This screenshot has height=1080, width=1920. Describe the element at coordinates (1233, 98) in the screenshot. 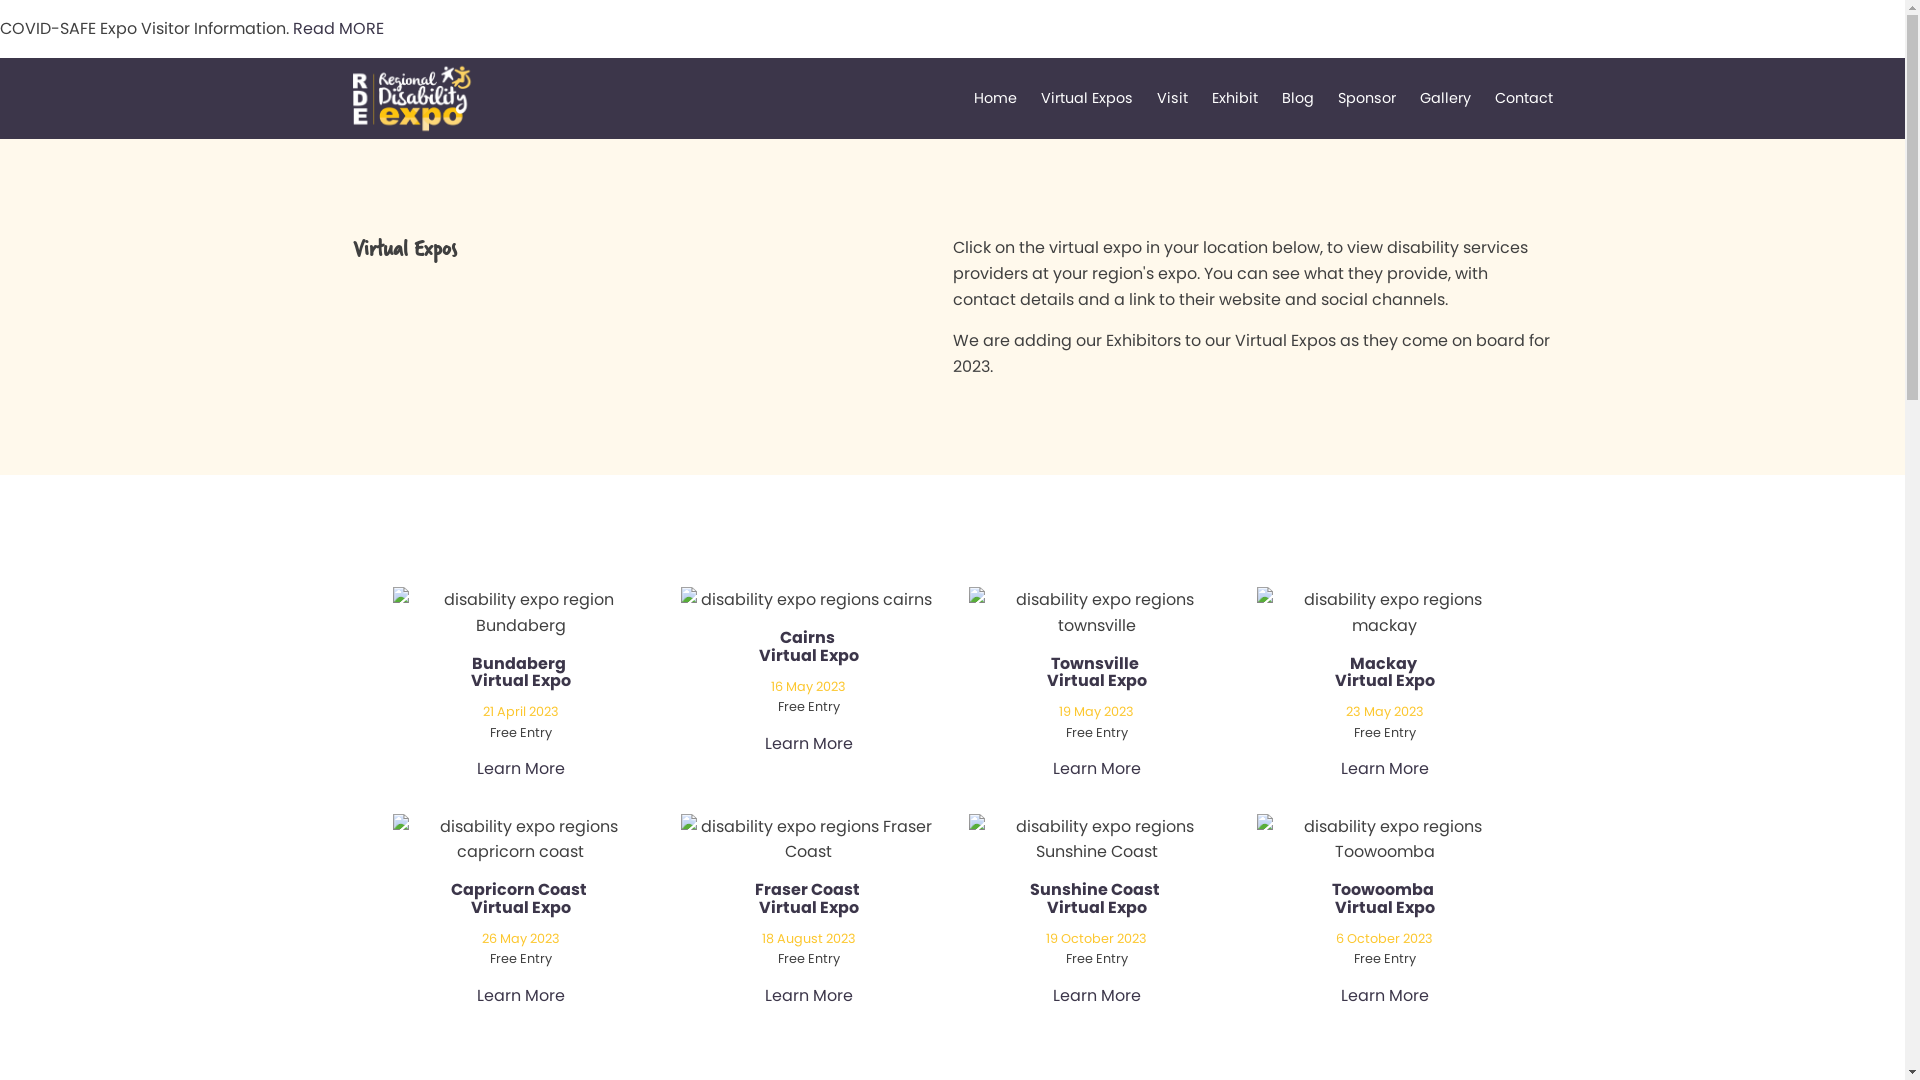

I see `'Exhibit'` at that location.